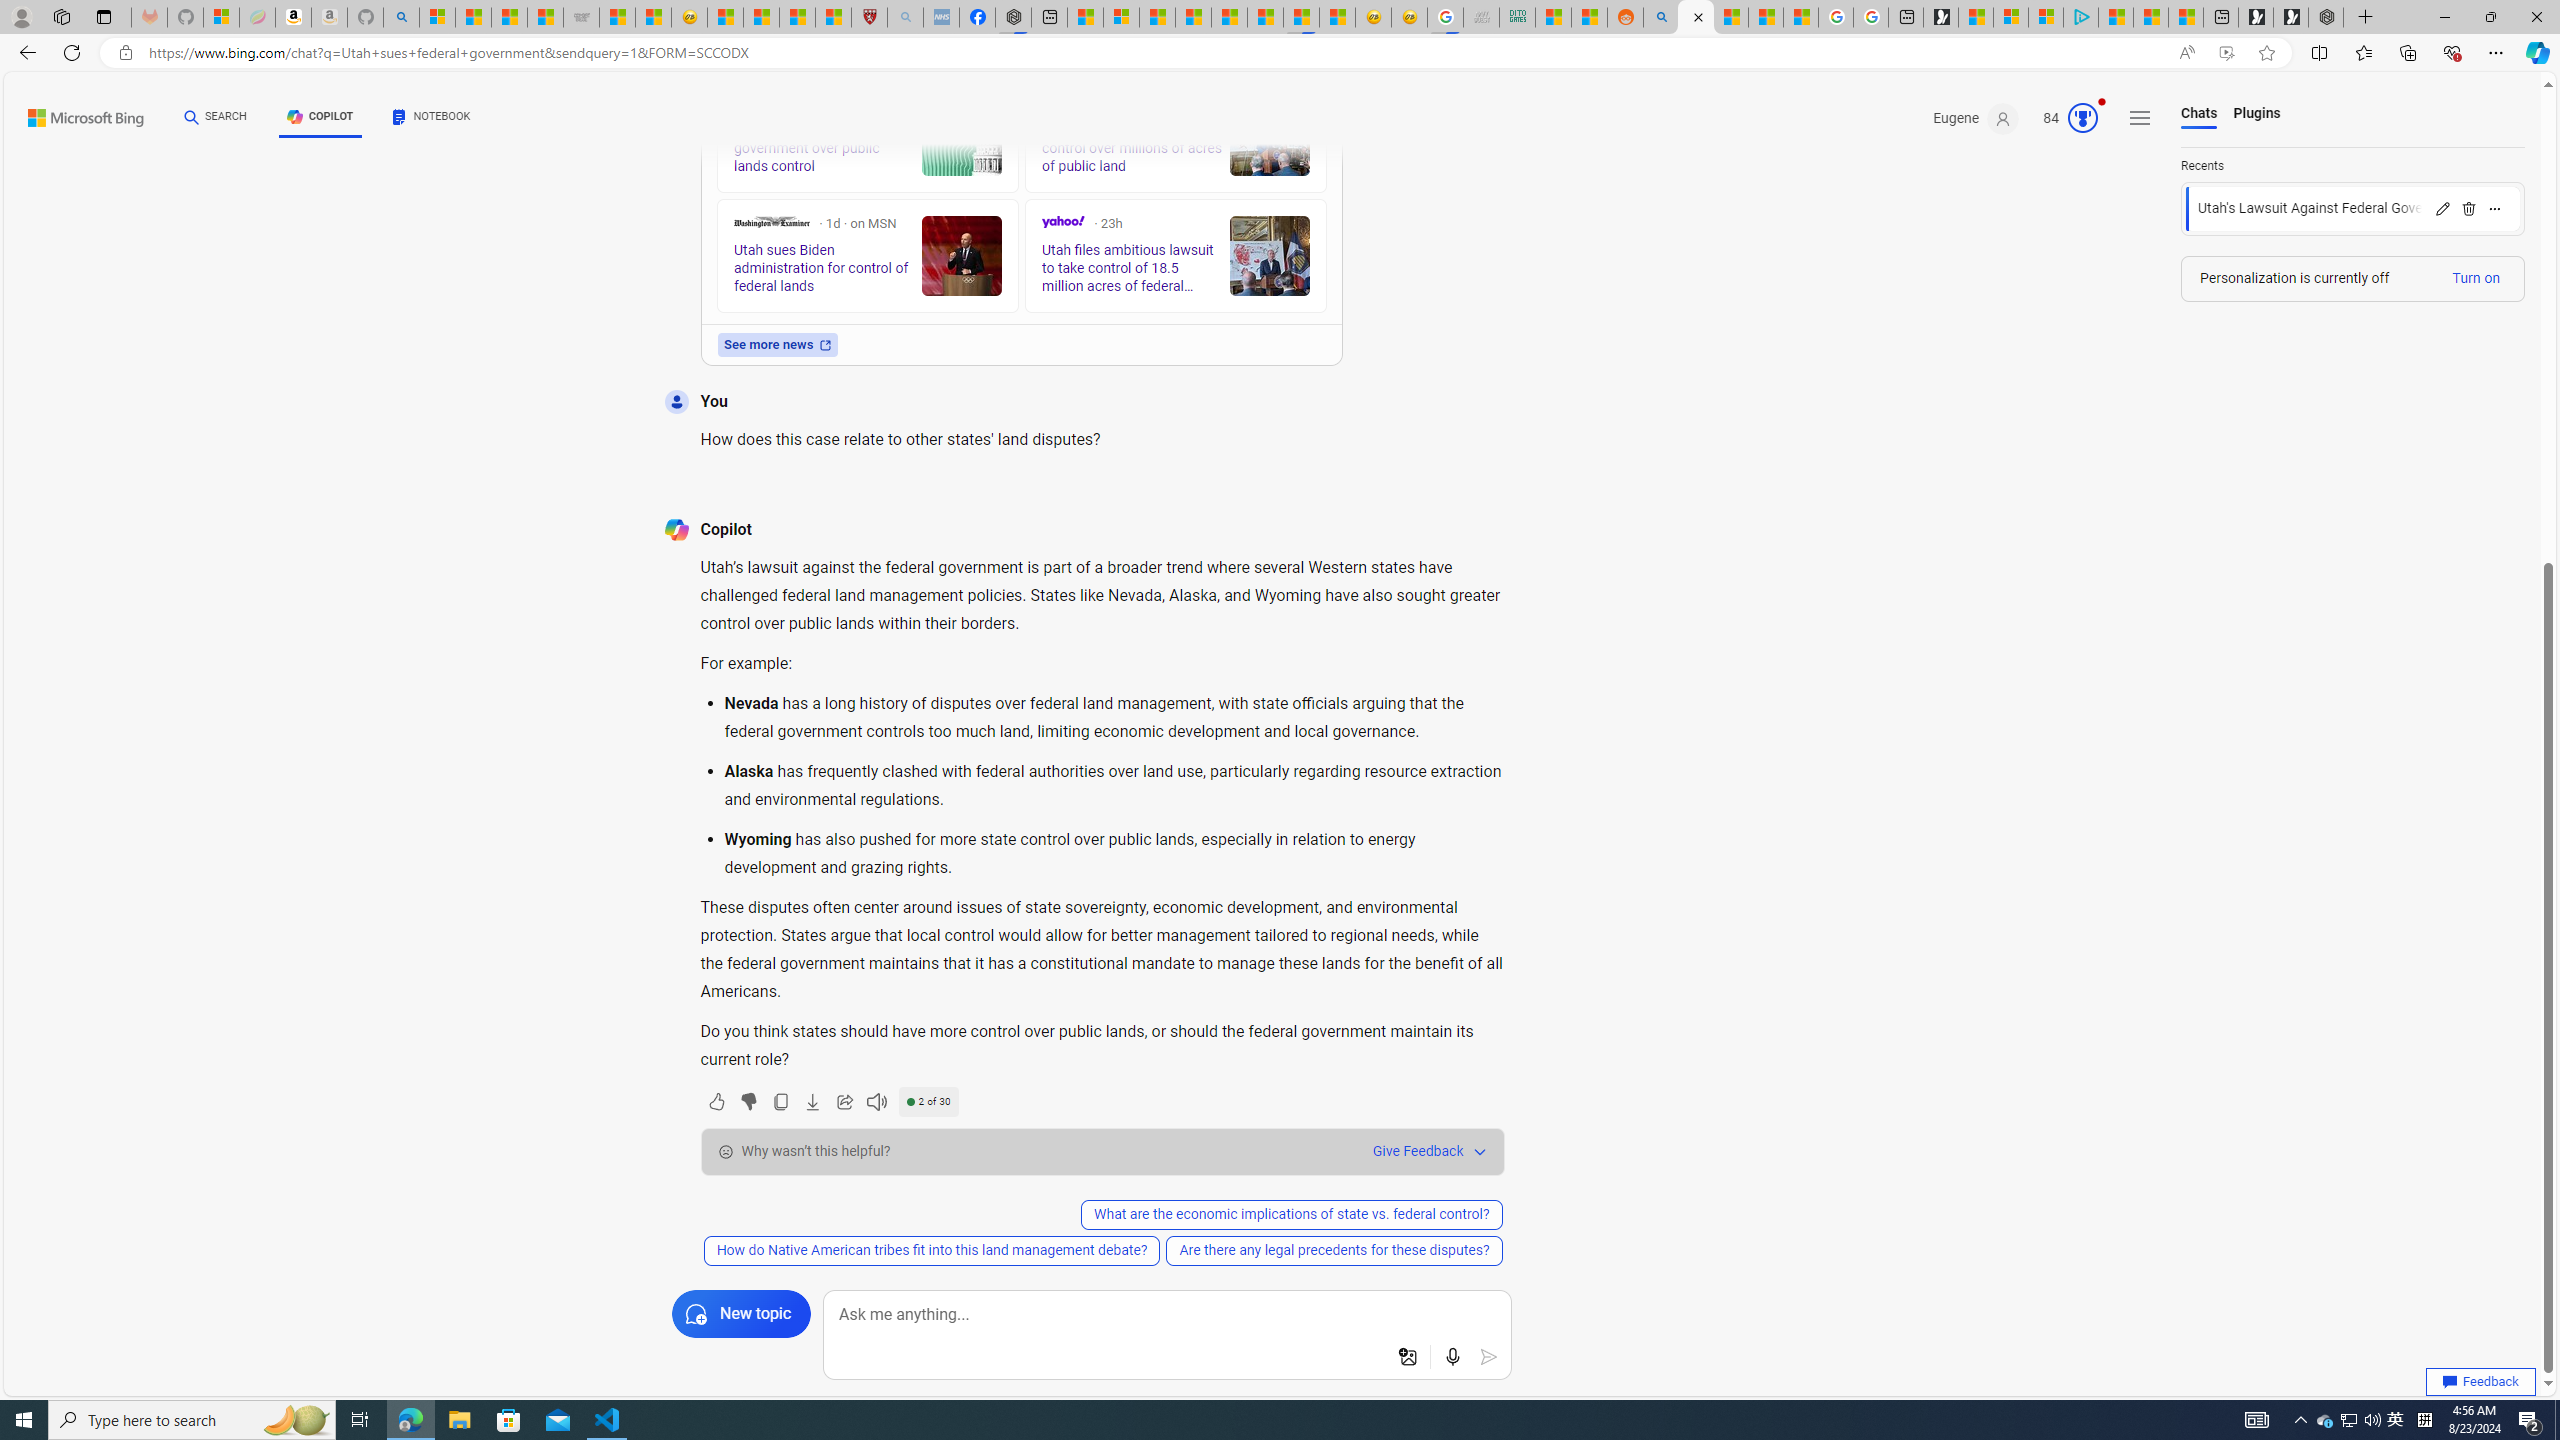 This screenshot has height=1440, width=2560. What do you see at coordinates (1334, 1249) in the screenshot?
I see `'Are there any legal precedents for these disputes?'` at bounding box center [1334, 1249].